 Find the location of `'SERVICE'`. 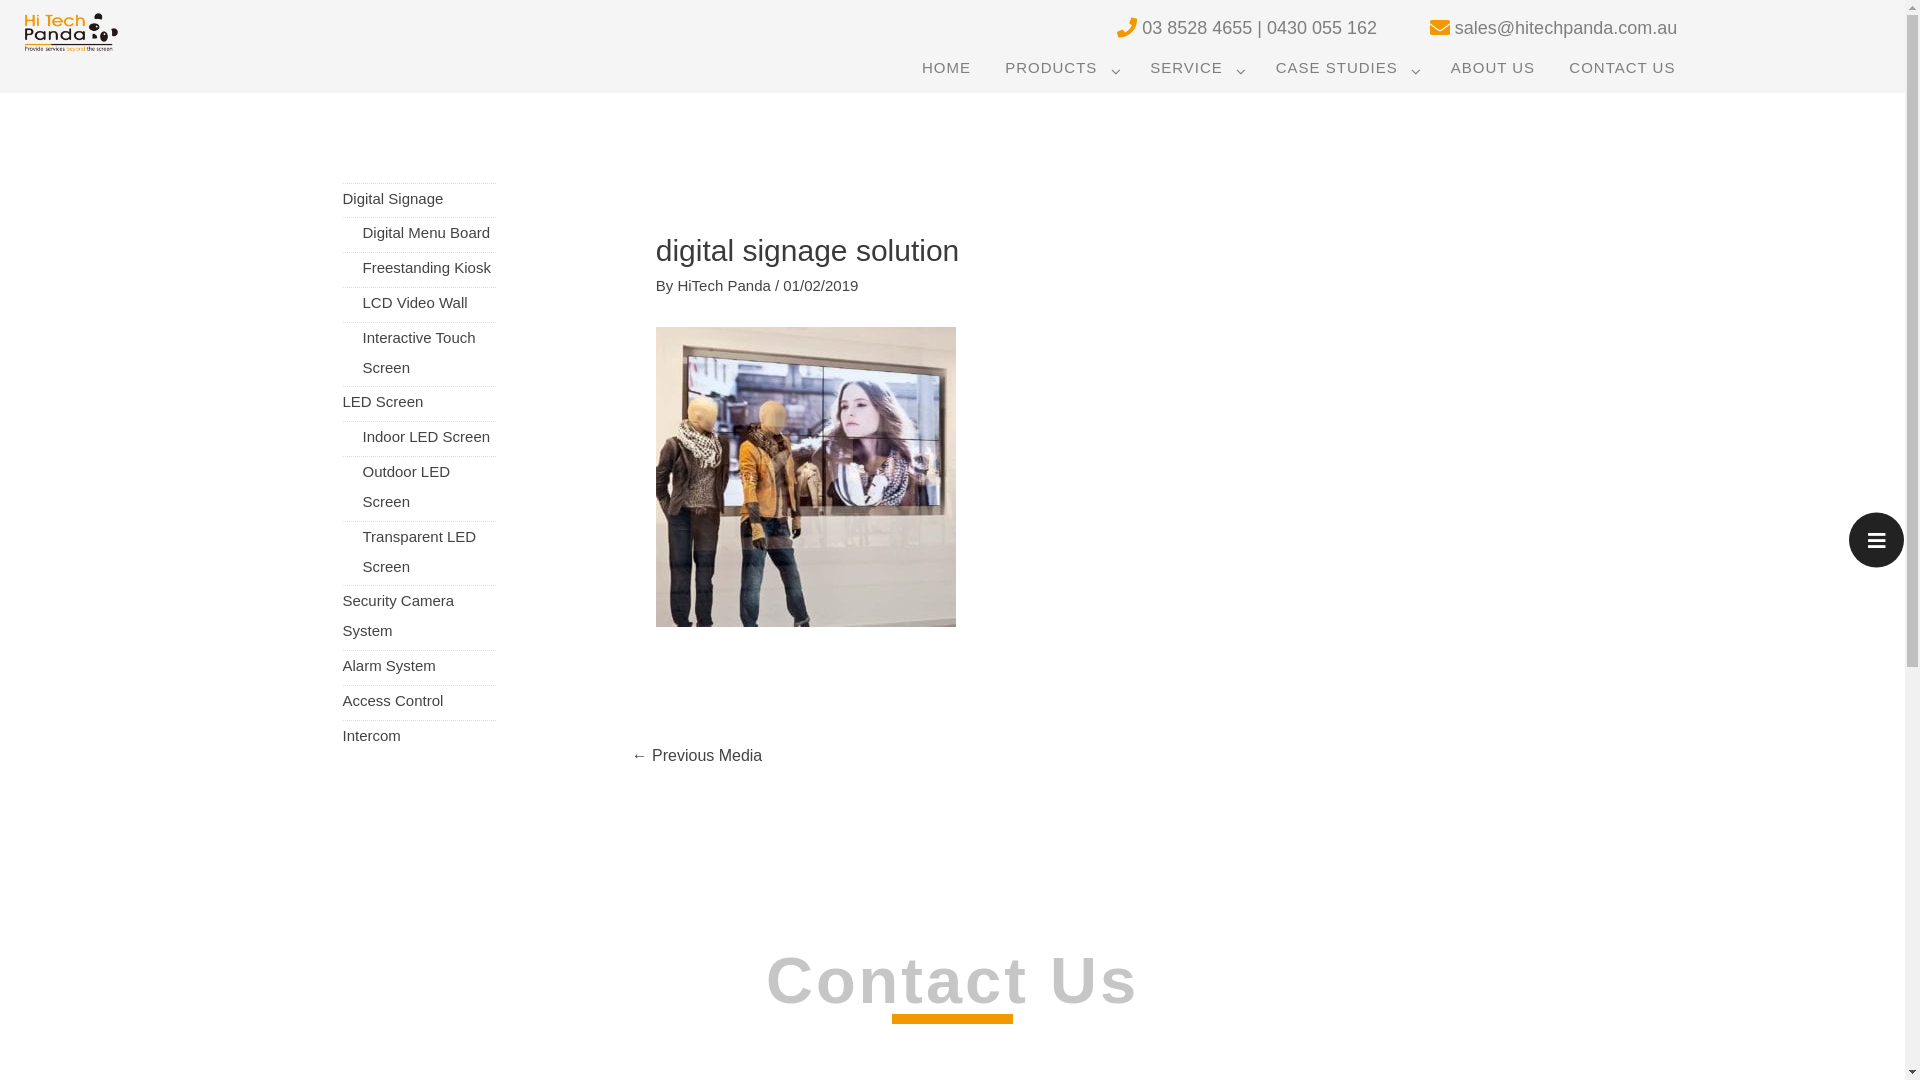

'SERVICE' is located at coordinates (1195, 67).